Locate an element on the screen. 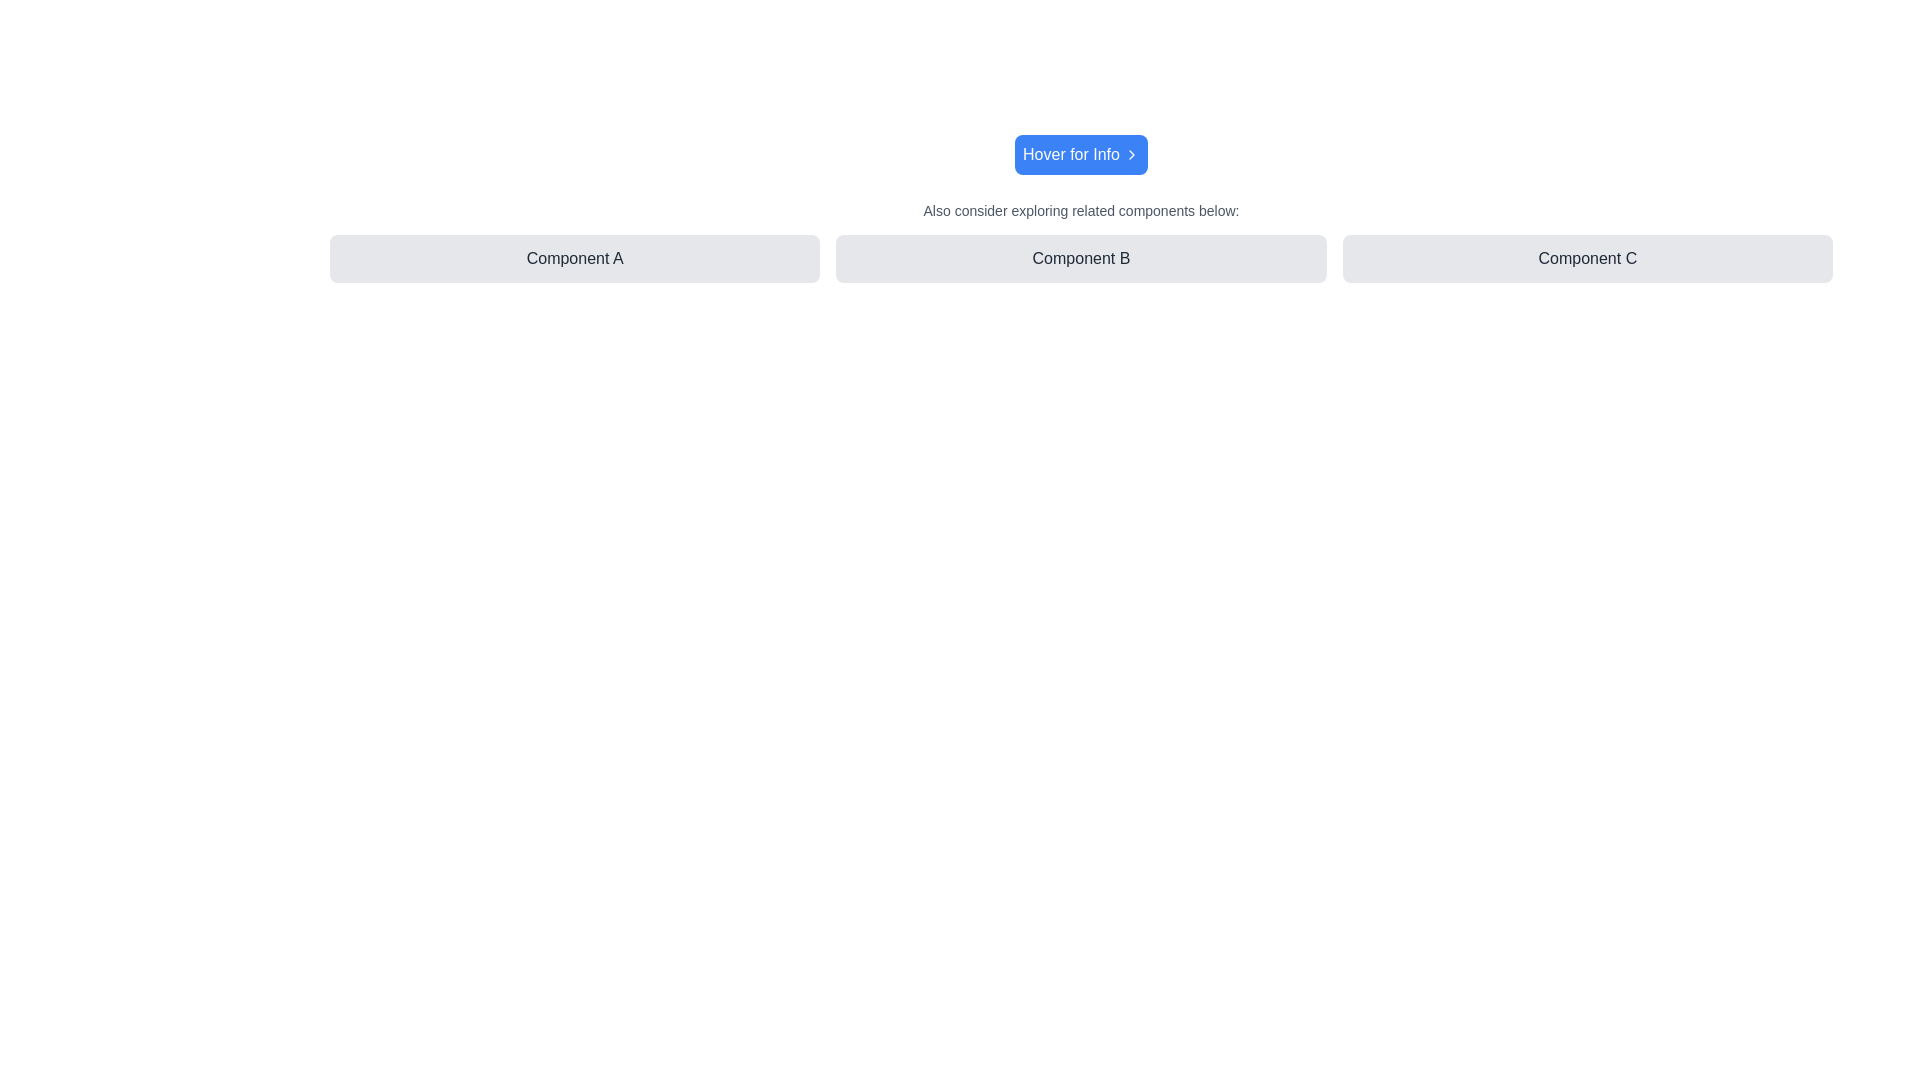 The width and height of the screenshot is (1920, 1080). the non-interactive informational text label that guides users about the related components listed below, which is centered above Component A, Component B, and Component C is located at coordinates (1080, 211).